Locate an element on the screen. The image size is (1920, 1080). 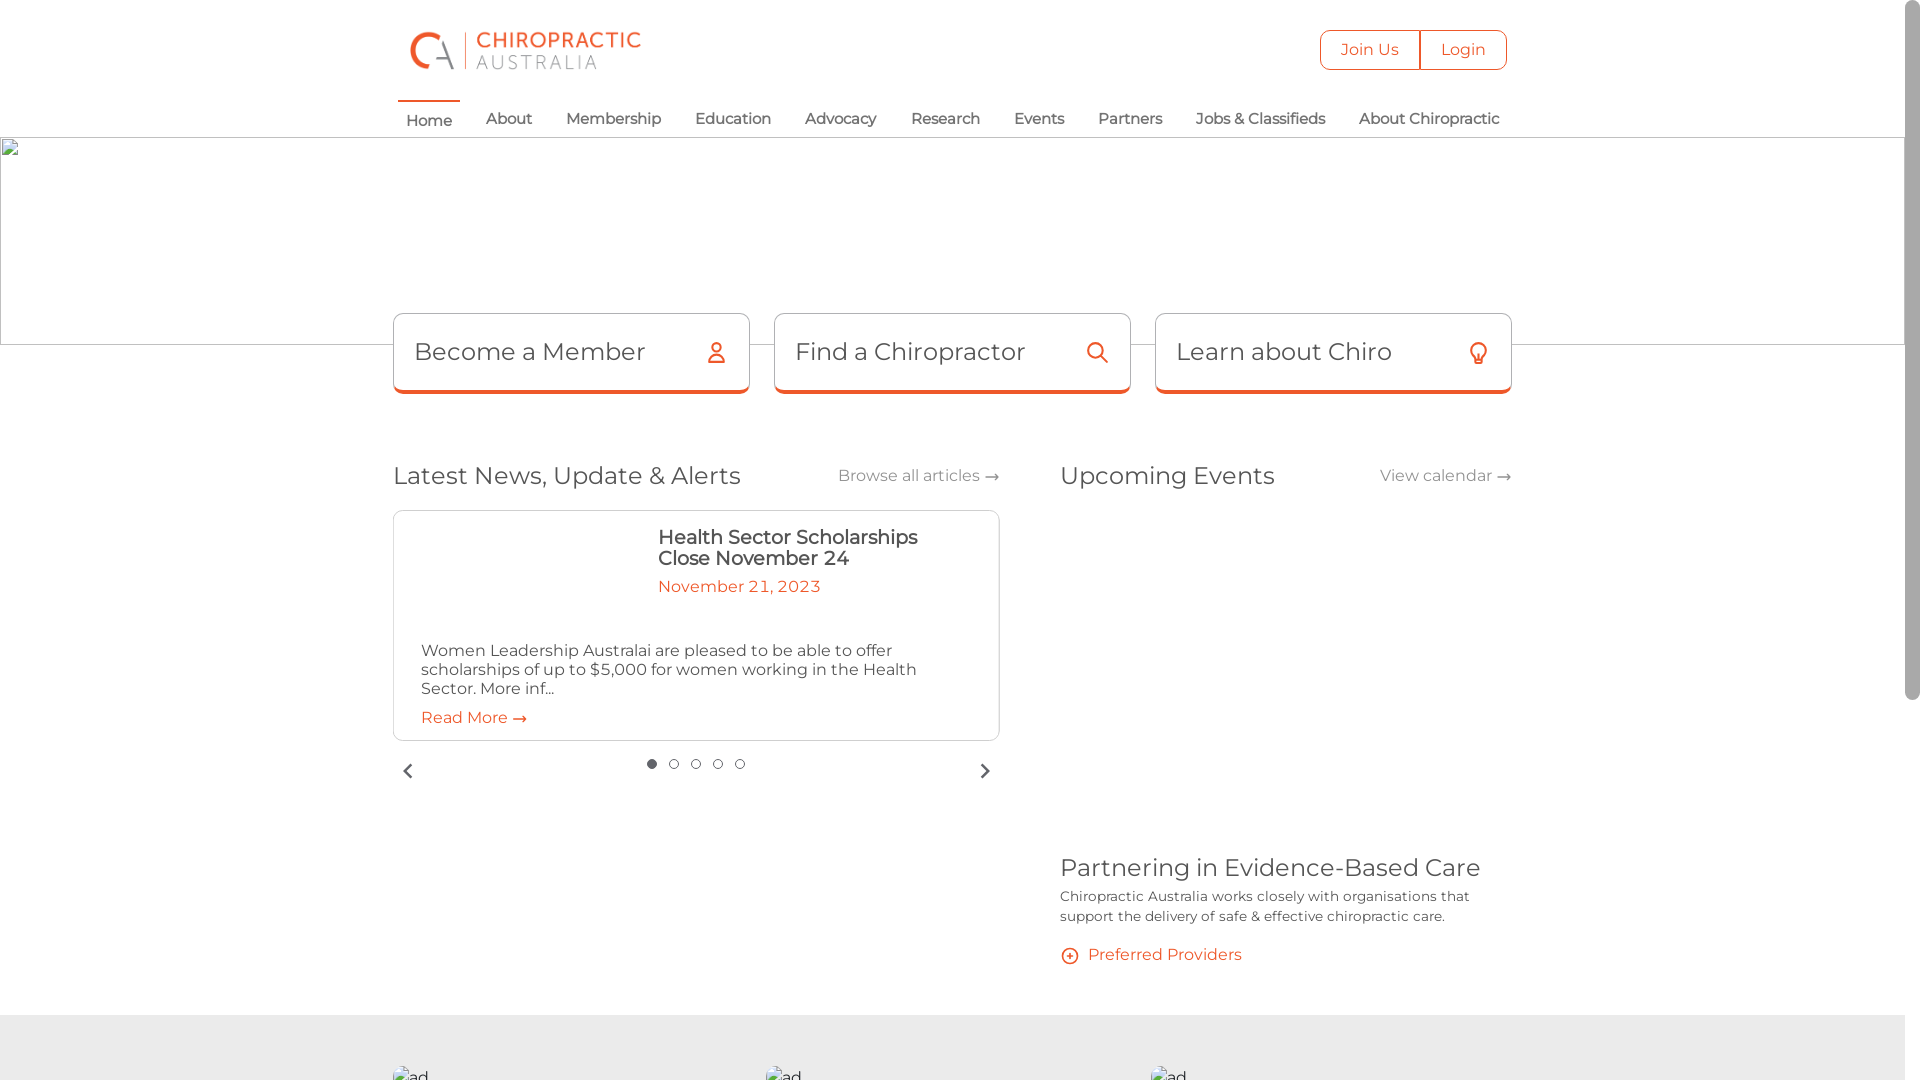
'Membership' is located at coordinates (612, 119).